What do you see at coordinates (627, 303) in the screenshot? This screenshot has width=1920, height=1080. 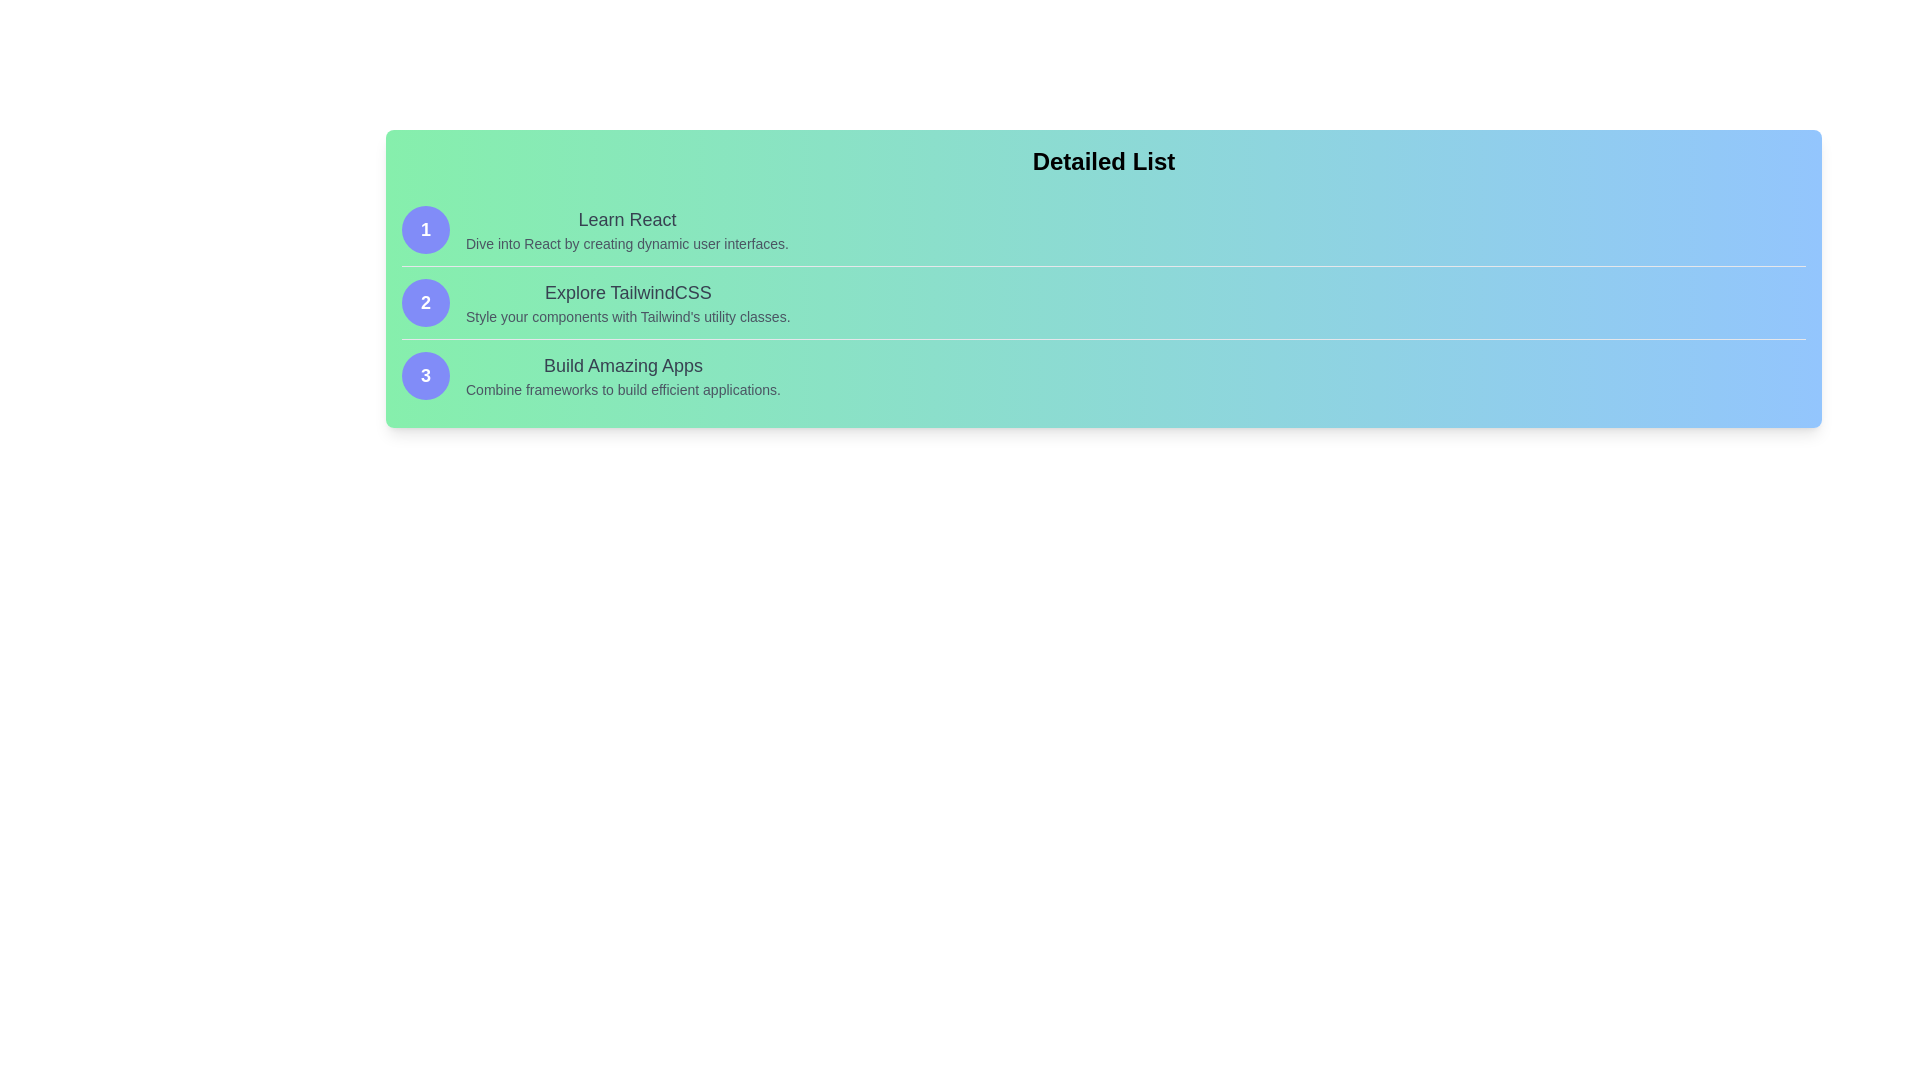 I see `the Informative Text Block containing the heading 'Explore TailwindCSS' and the description 'Style your components with Tailwind's utility classes' for reading` at bounding box center [627, 303].